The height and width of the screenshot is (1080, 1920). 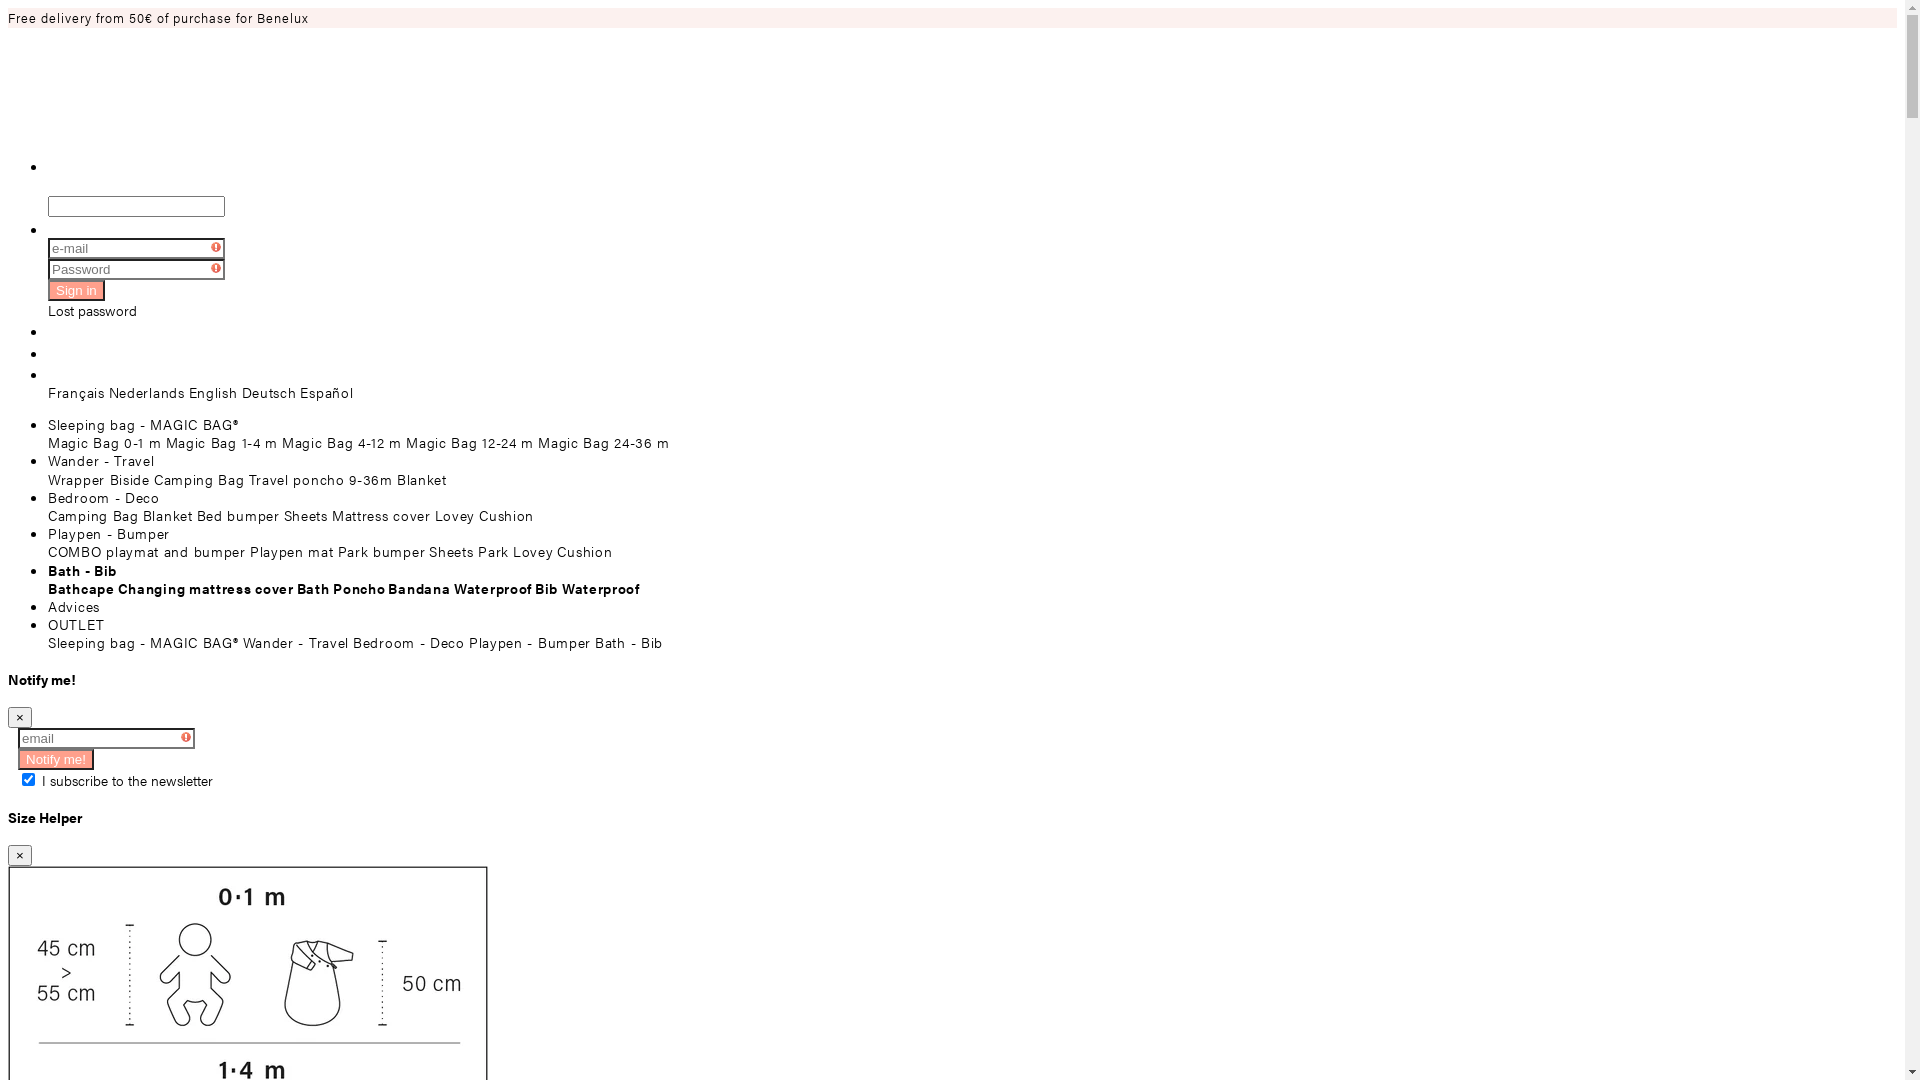 What do you see at coordinates (627, 641) in the screenshot?
I see `'Bath - Bib'` at bounding box center [627, 641].